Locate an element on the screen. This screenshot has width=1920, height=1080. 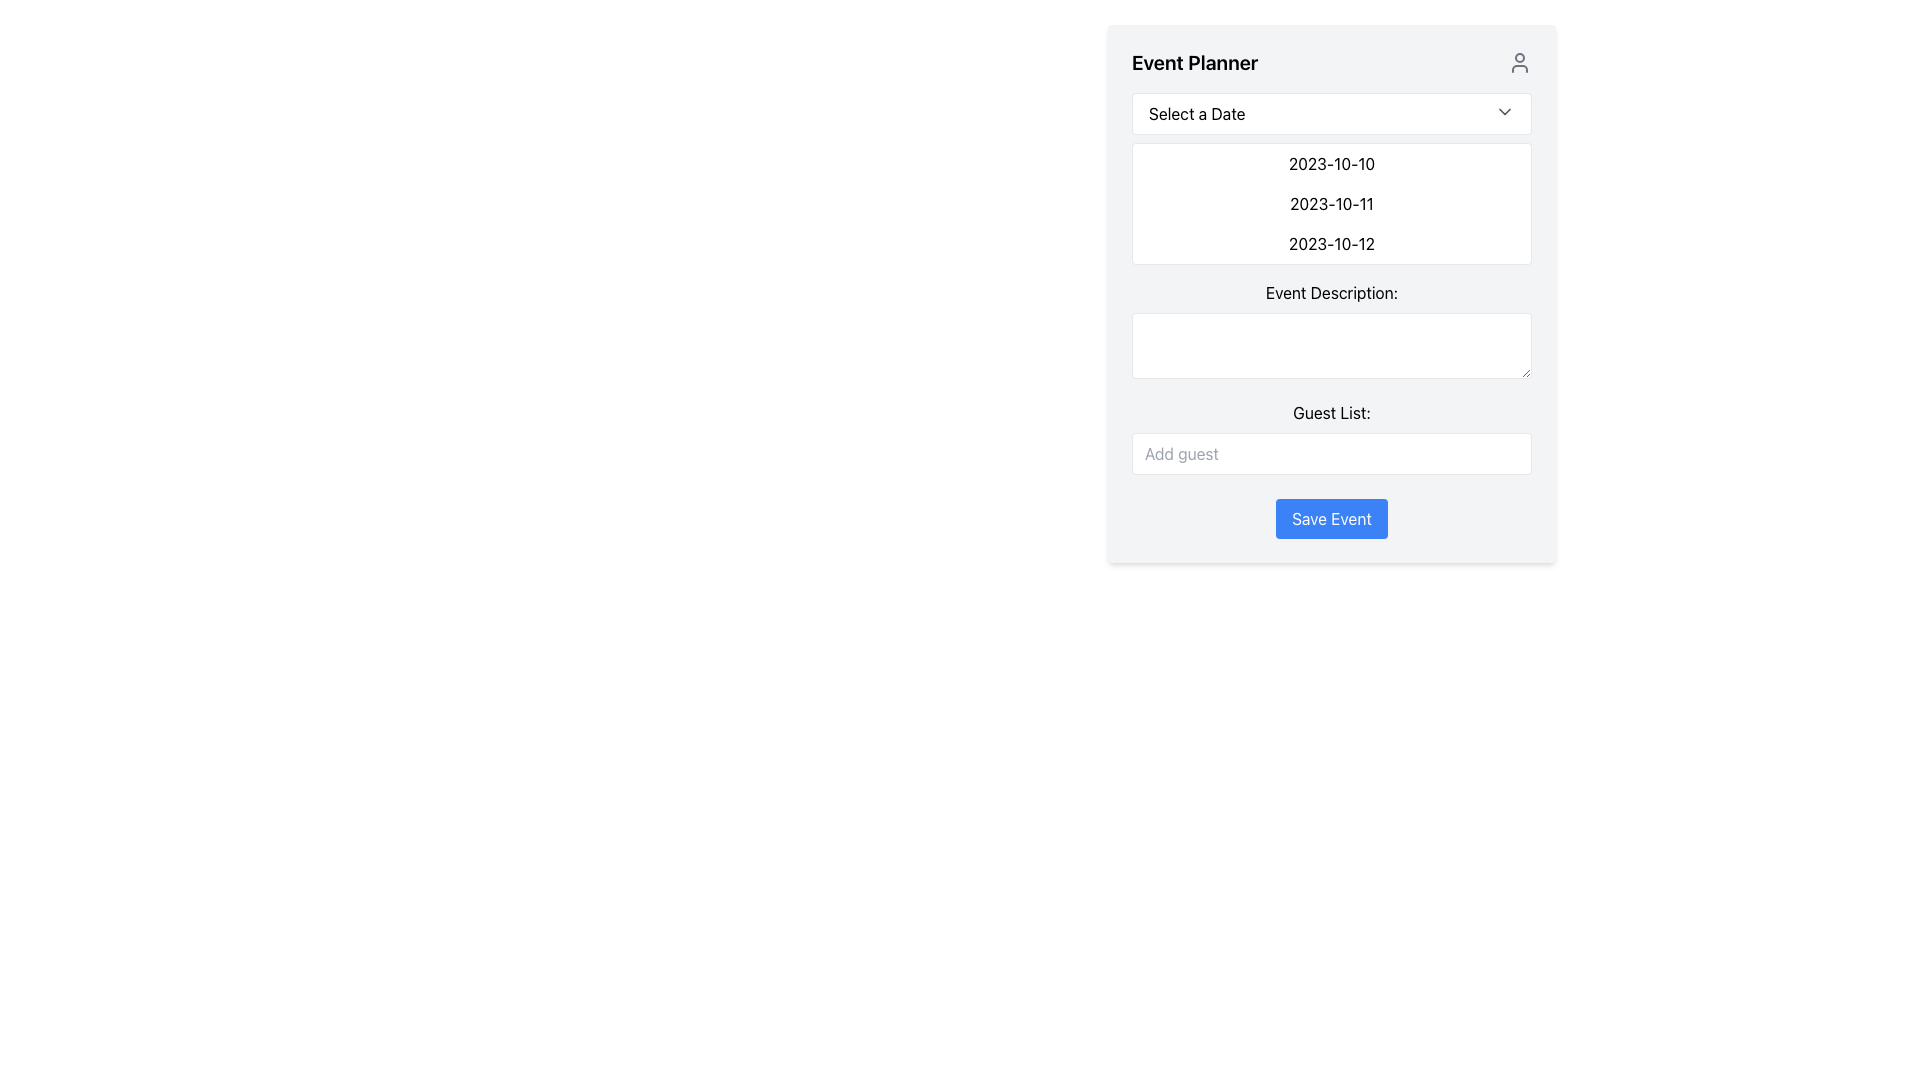
the date label displaying '2023-10-11', which is the second item in a vertically stacked group of date options, located below the 'Event Planner' title and the 'Select a Date' dropdown is located at coordinates (1331, 204).